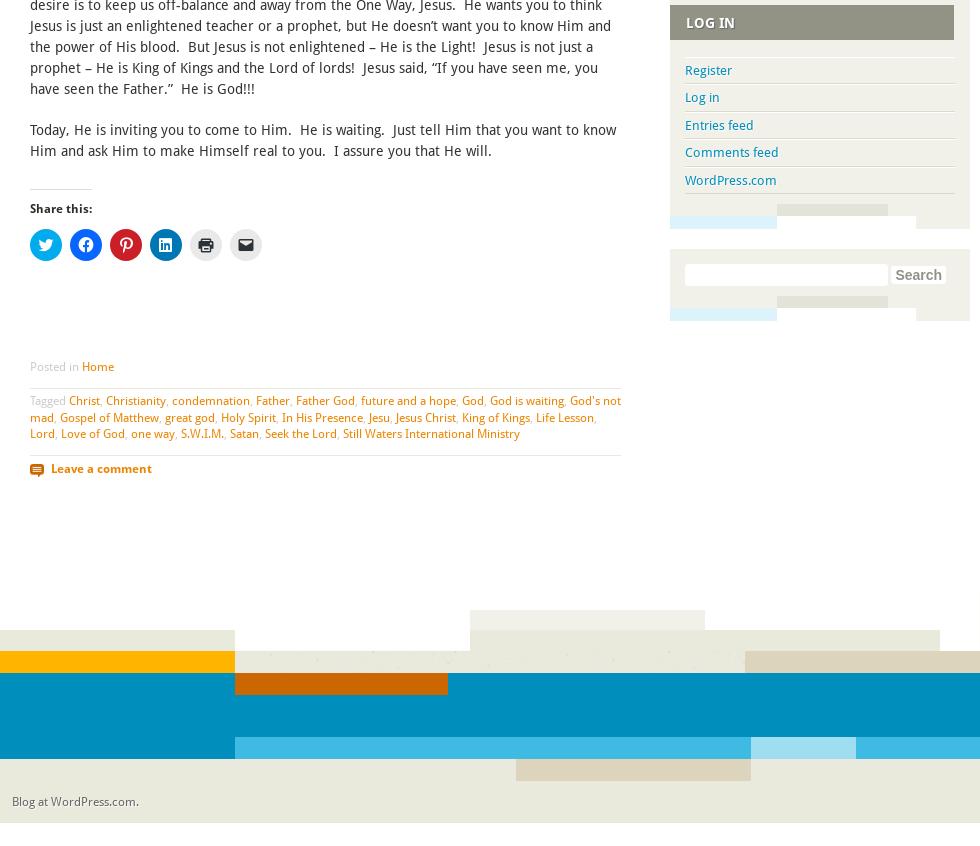 This screenshot has width=980, height=846. I want to click on 'Love of God', so click(93, 432).